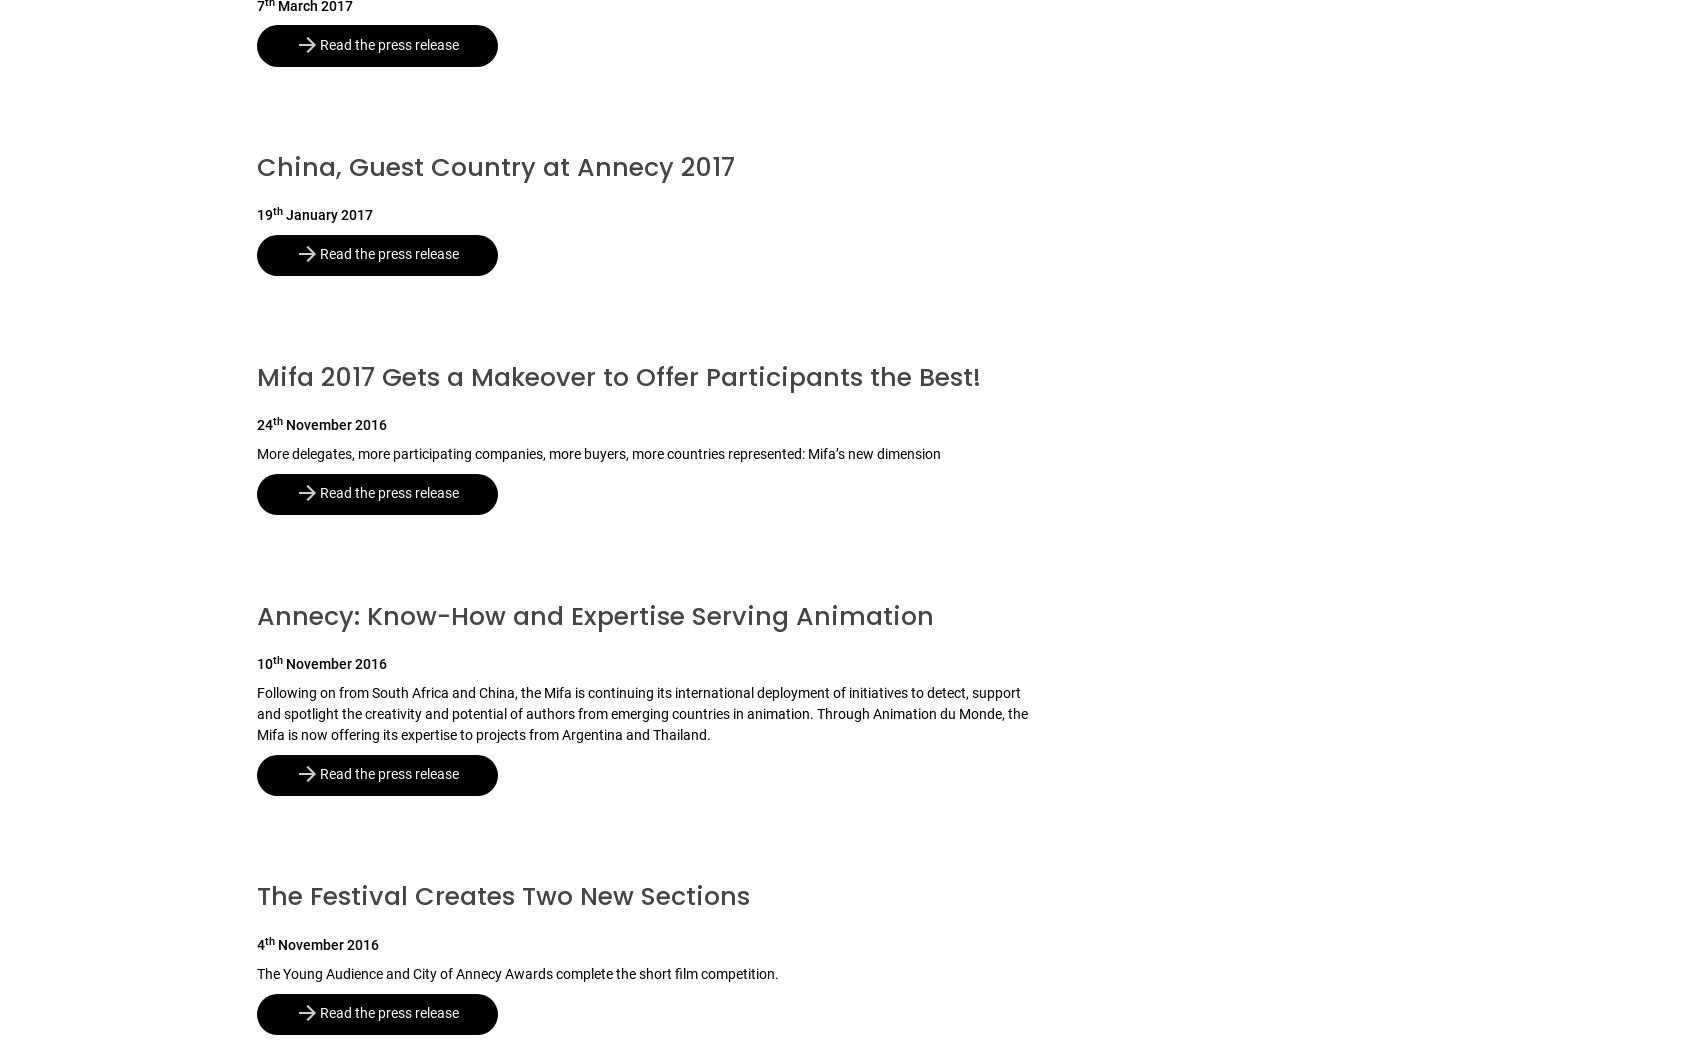 The width and height of the screenshot is (1704, 1050). I want to click on '4', so click(260, 942).